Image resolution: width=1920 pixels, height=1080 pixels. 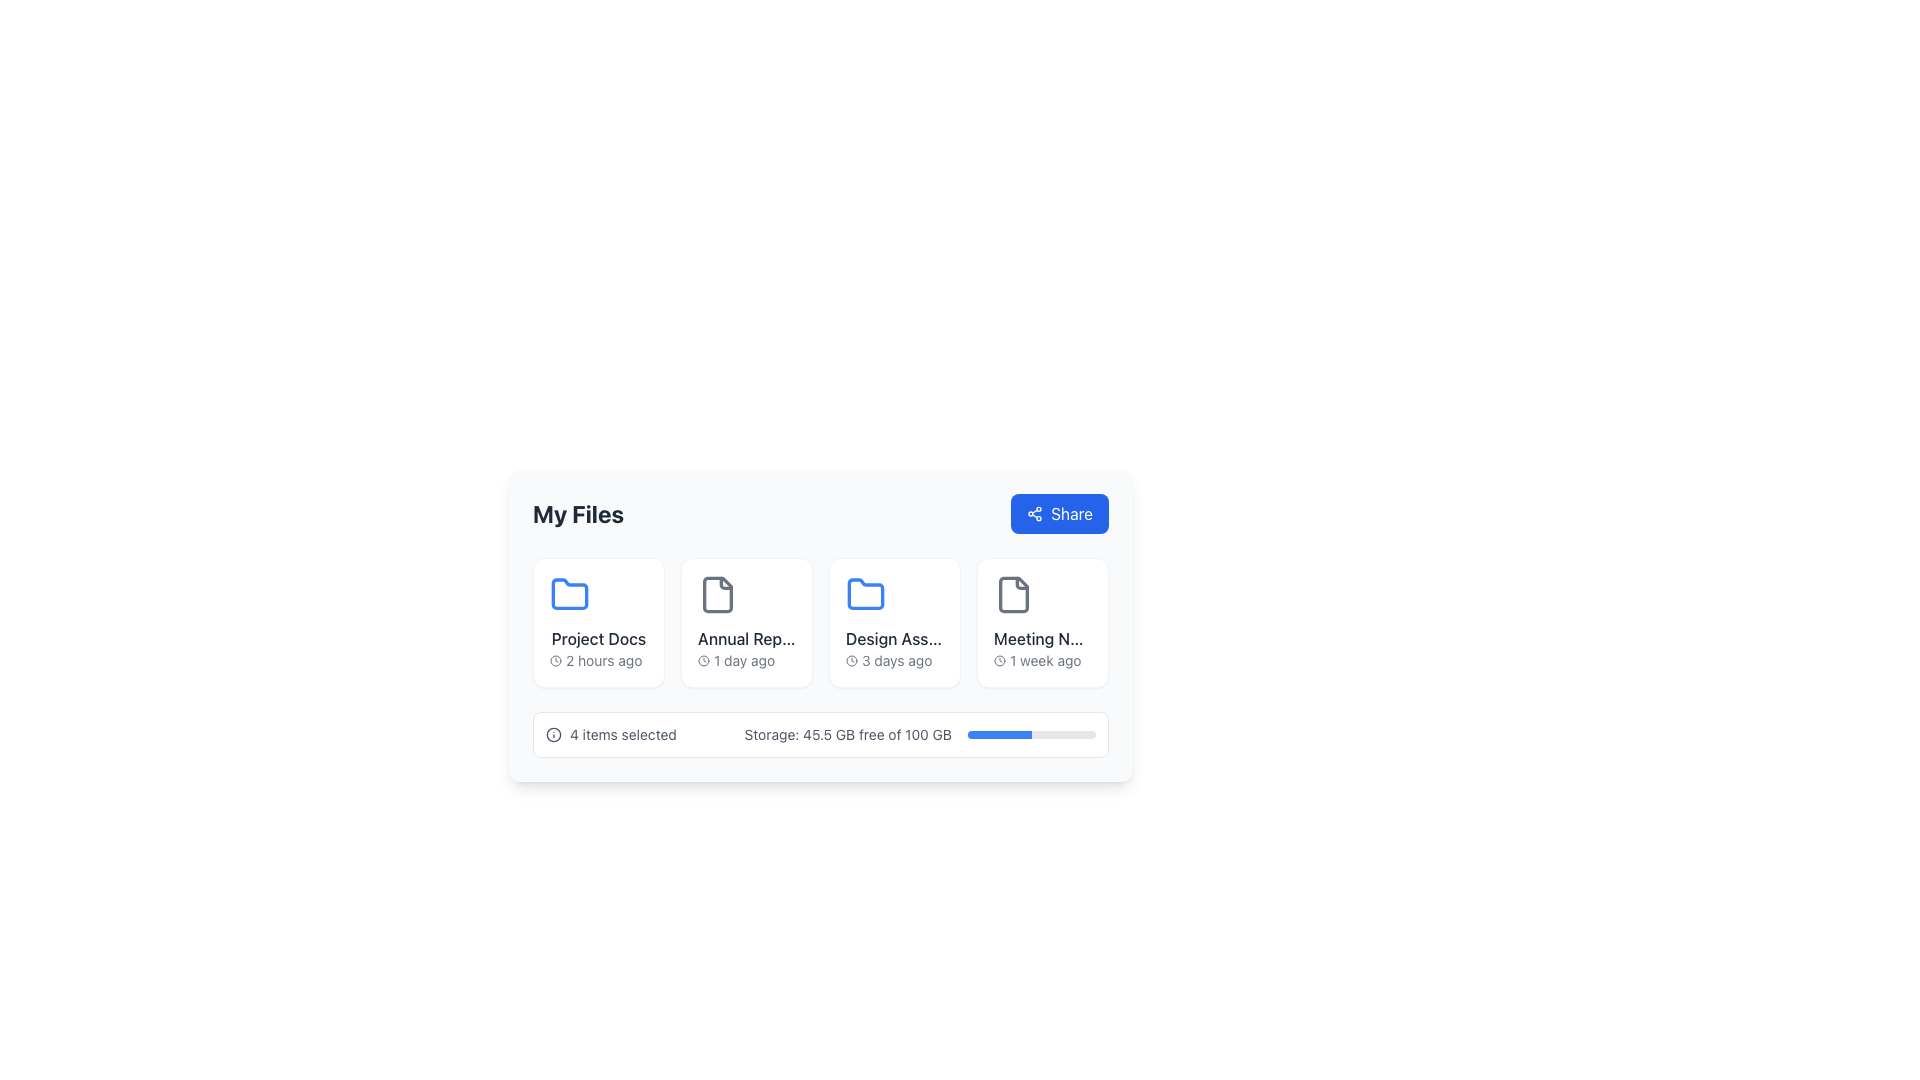 What do you see at coordinates (1032, 735) in the screenshot?
I see `the horizontal progress bar located in the footer of the 'My Files' section, which is visually represented by a gray background with a blue-filled portion indicating progress` at bounding box center [1032, 735].